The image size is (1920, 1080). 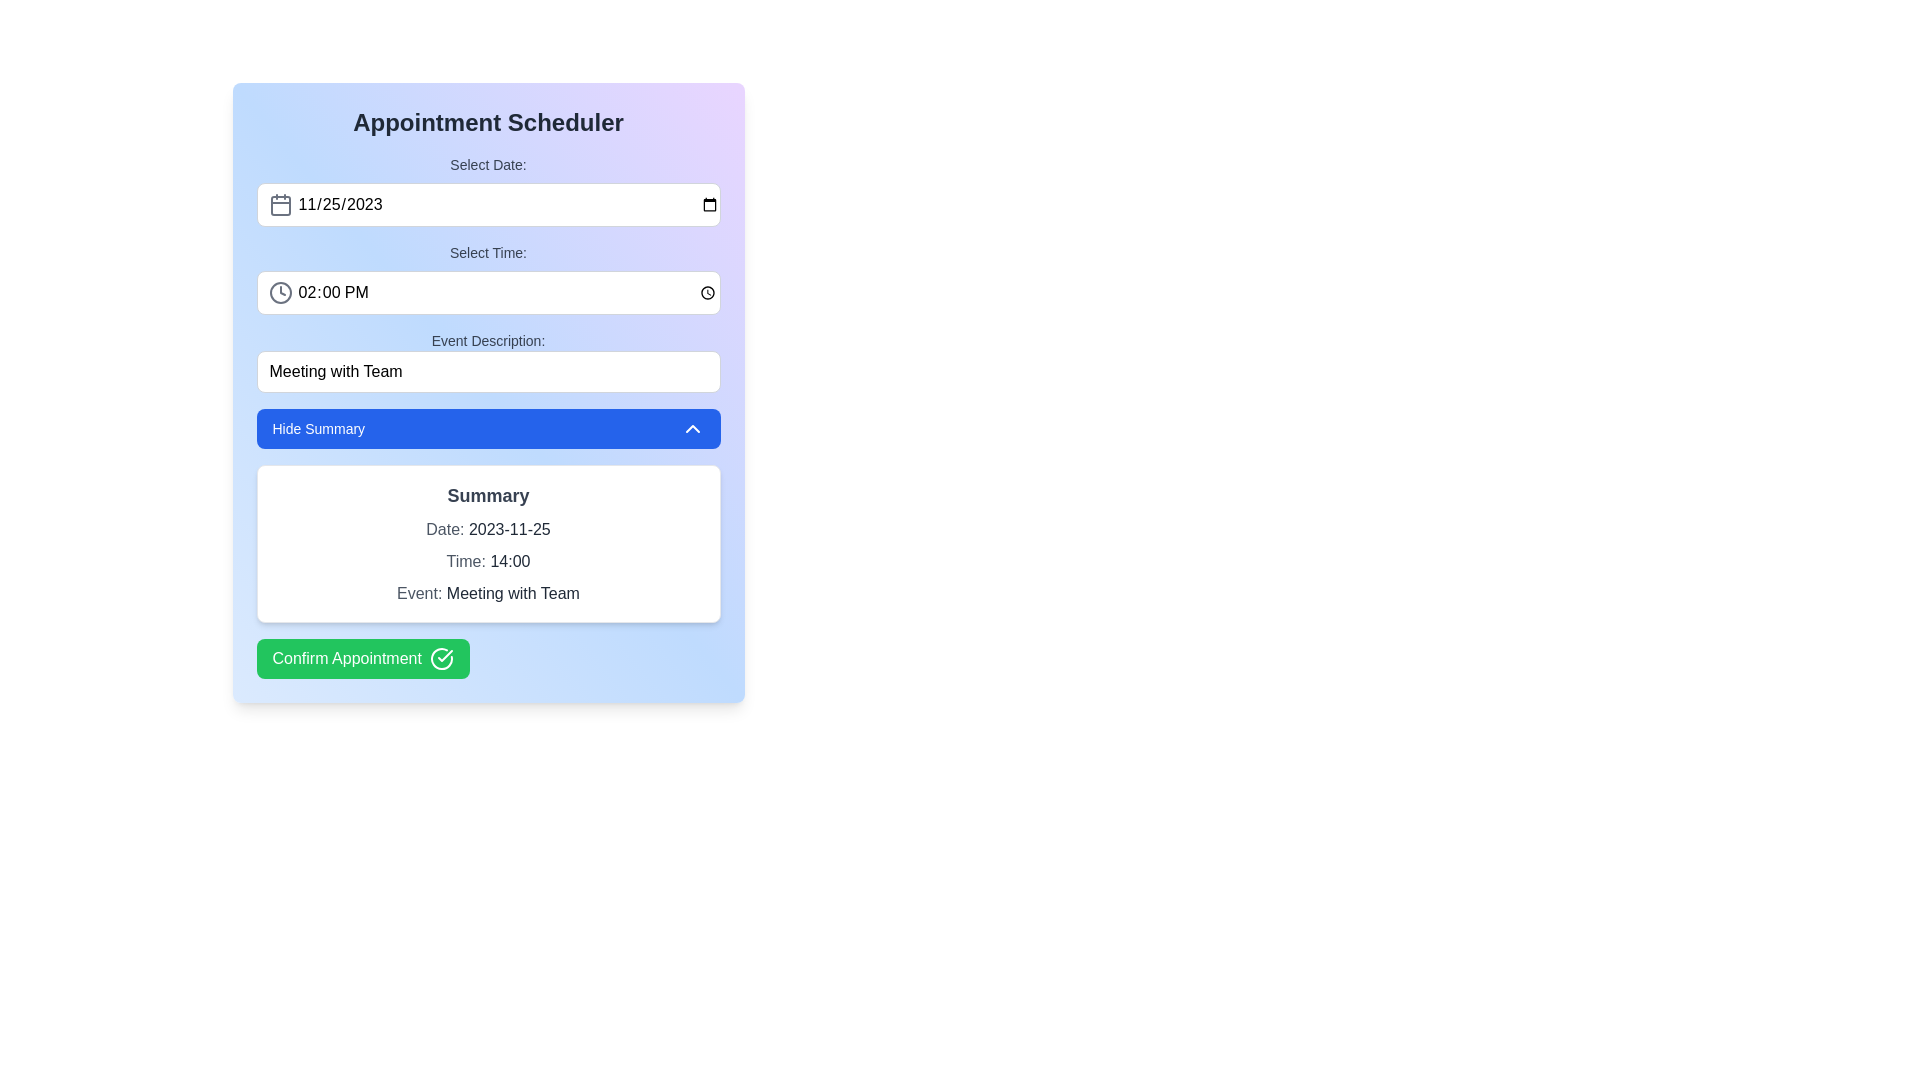 What do you see at coordinates (444, 655) in the screenshot?
I see `the confirmation icon located at the right end of the green 'Confirm Appointment' button, which symbolizes successful completion of an action` at bounding box center [444, 655].